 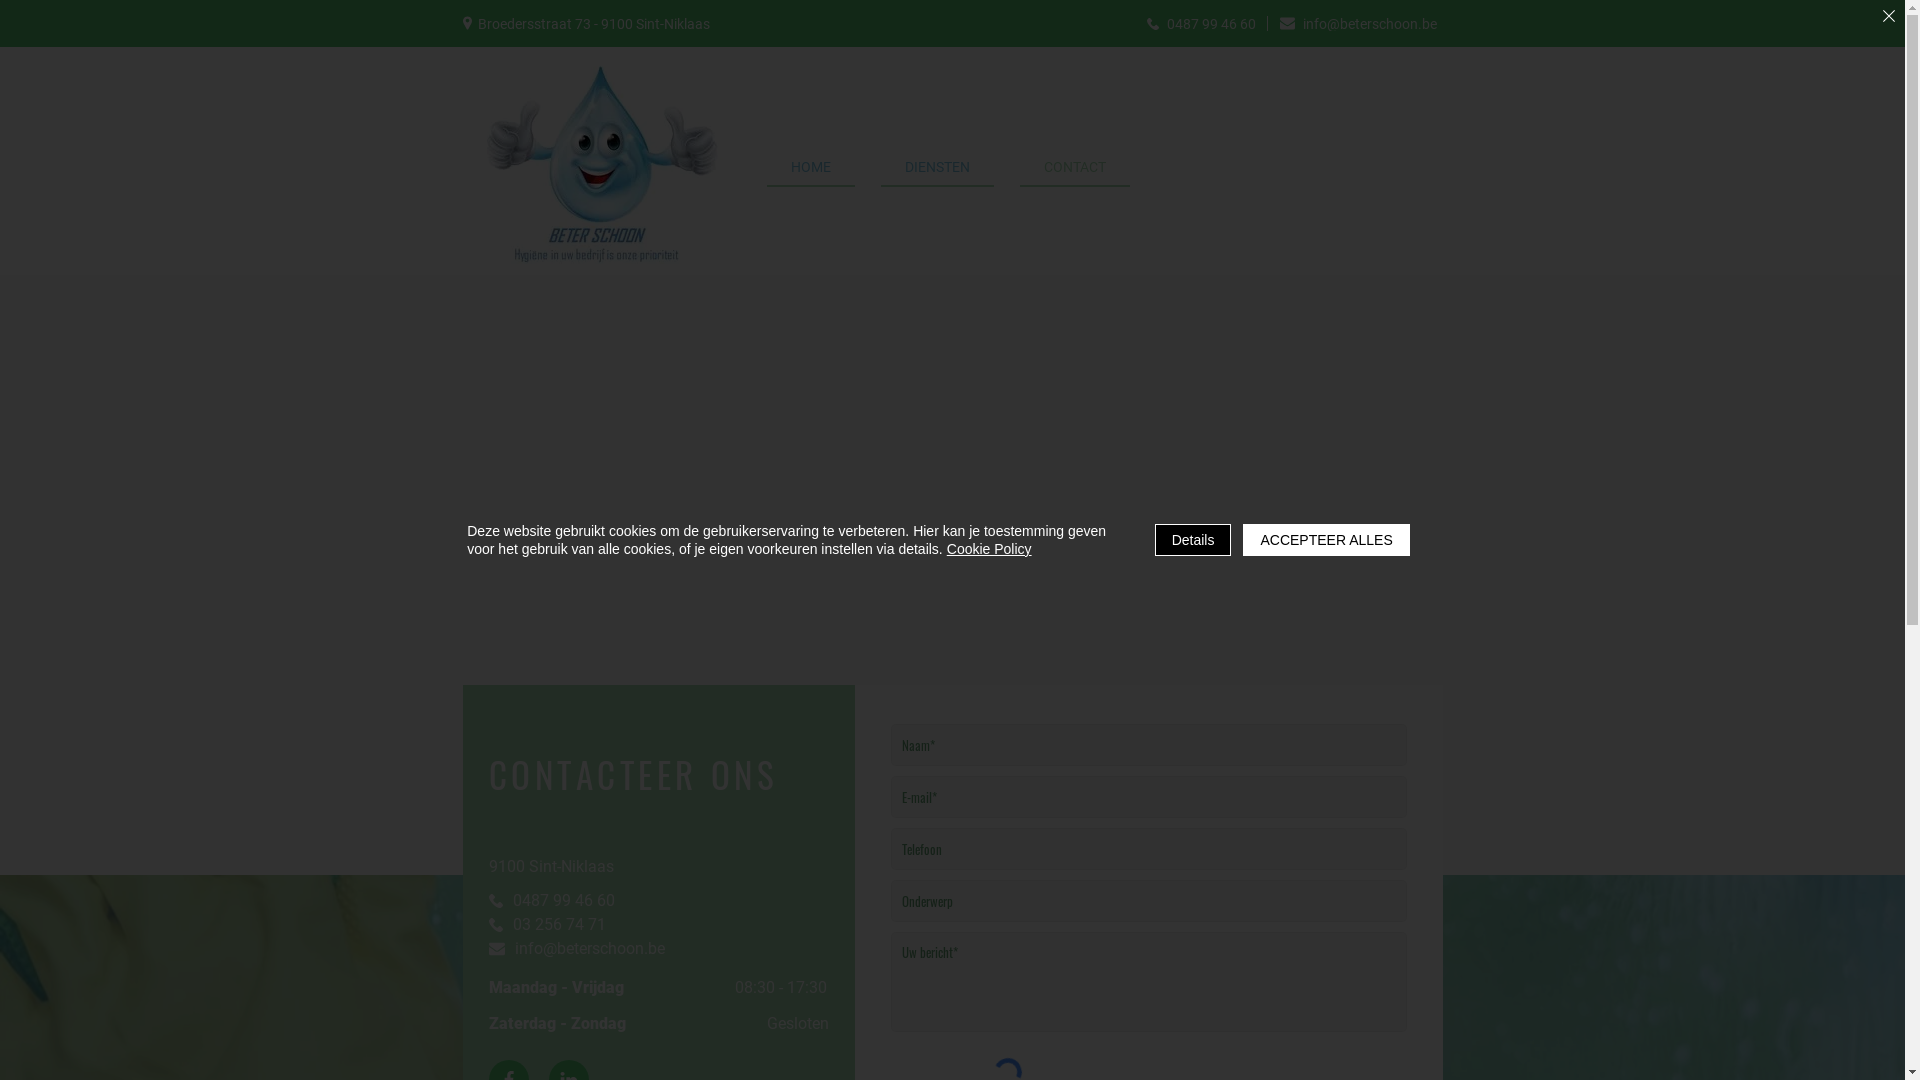 I want to click on 'info@beterschoon.be', so click(x=1358, y=23).